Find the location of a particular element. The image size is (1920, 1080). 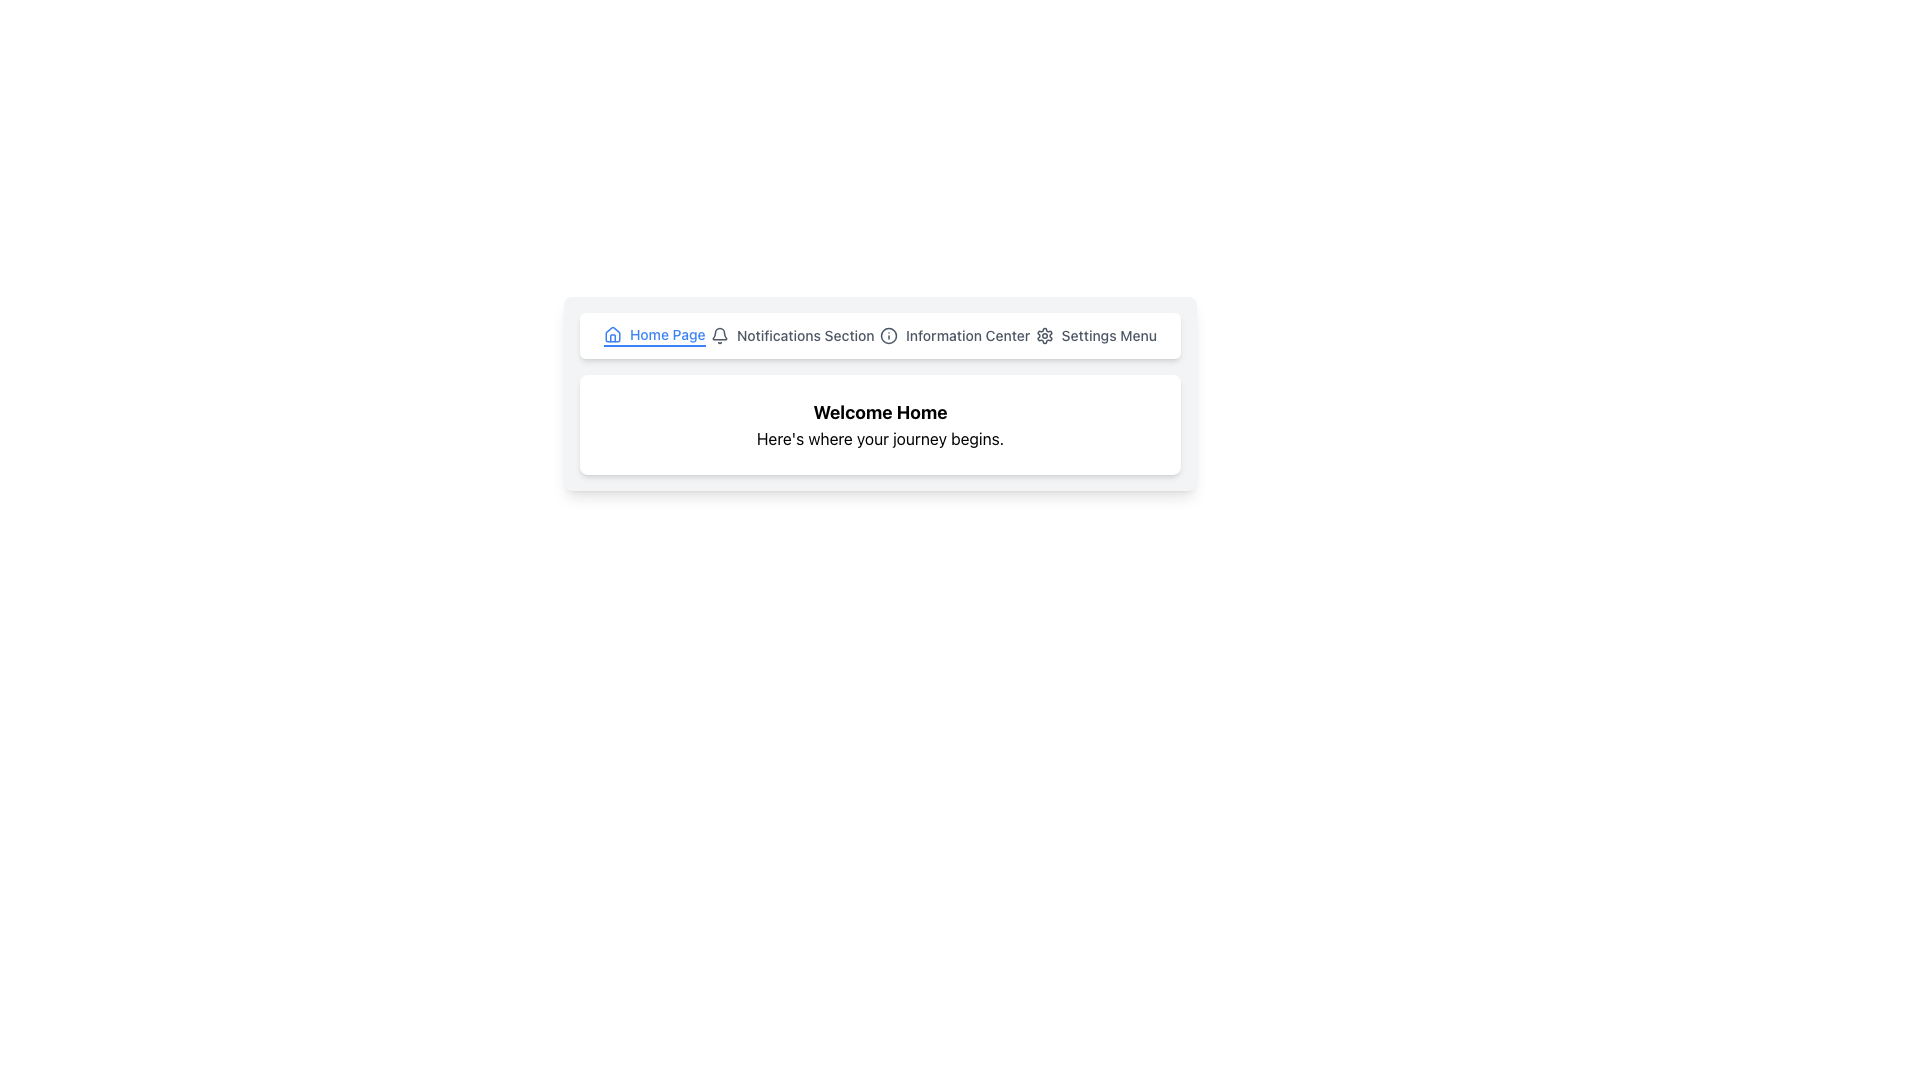

the 'Information Center' button, which features an 'info' icon and is positioned in the navigation bar is located at coordinates (954, 334).